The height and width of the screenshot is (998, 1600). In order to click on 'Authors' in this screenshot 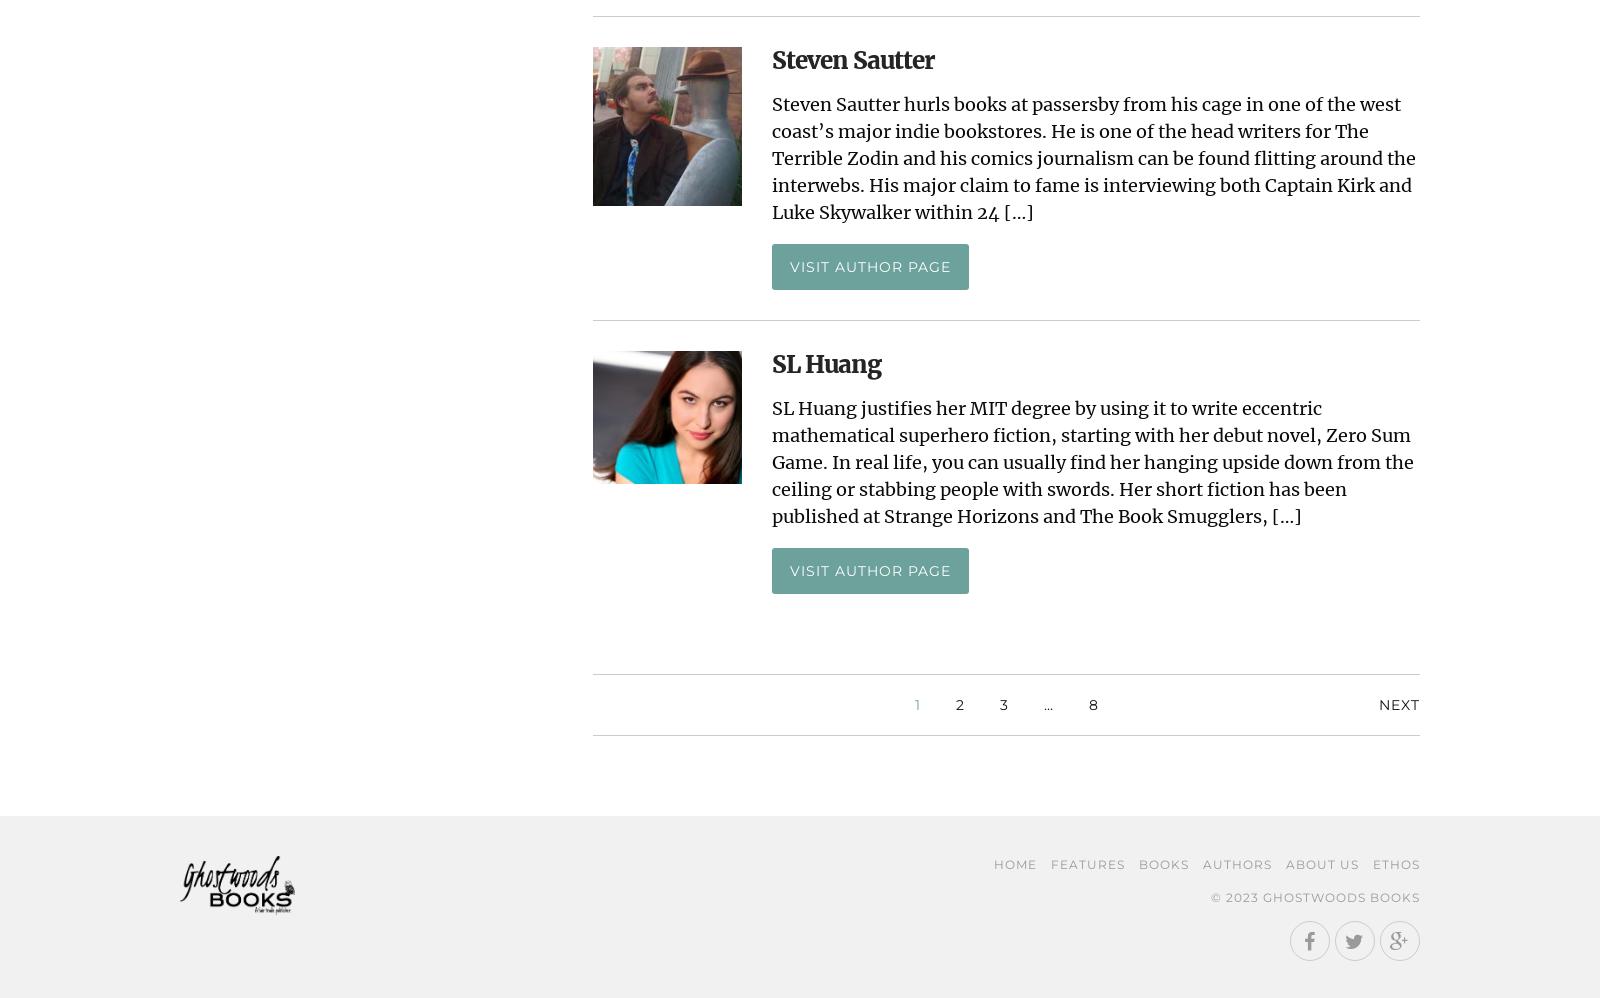, I will do `click(1236, 863)`.